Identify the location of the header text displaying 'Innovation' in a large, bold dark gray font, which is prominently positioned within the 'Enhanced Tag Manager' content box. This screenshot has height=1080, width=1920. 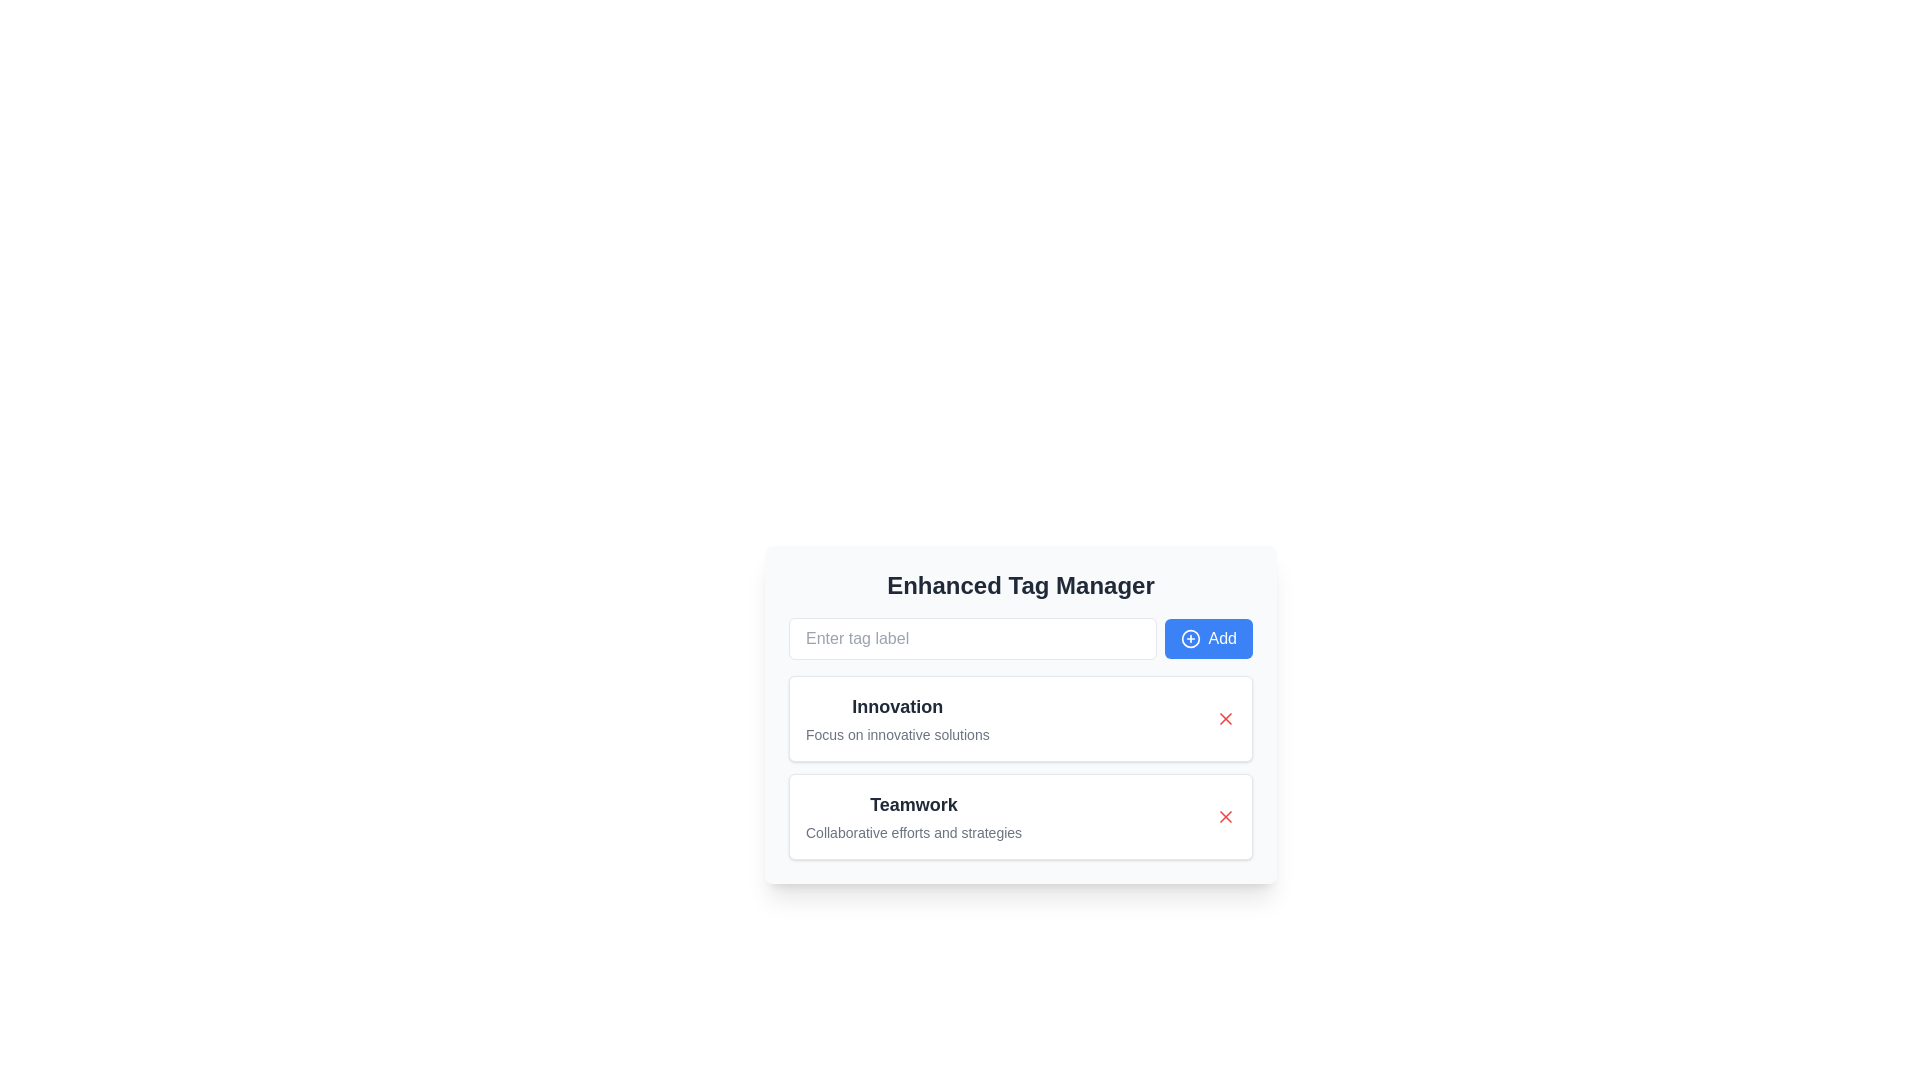
(896, 705).